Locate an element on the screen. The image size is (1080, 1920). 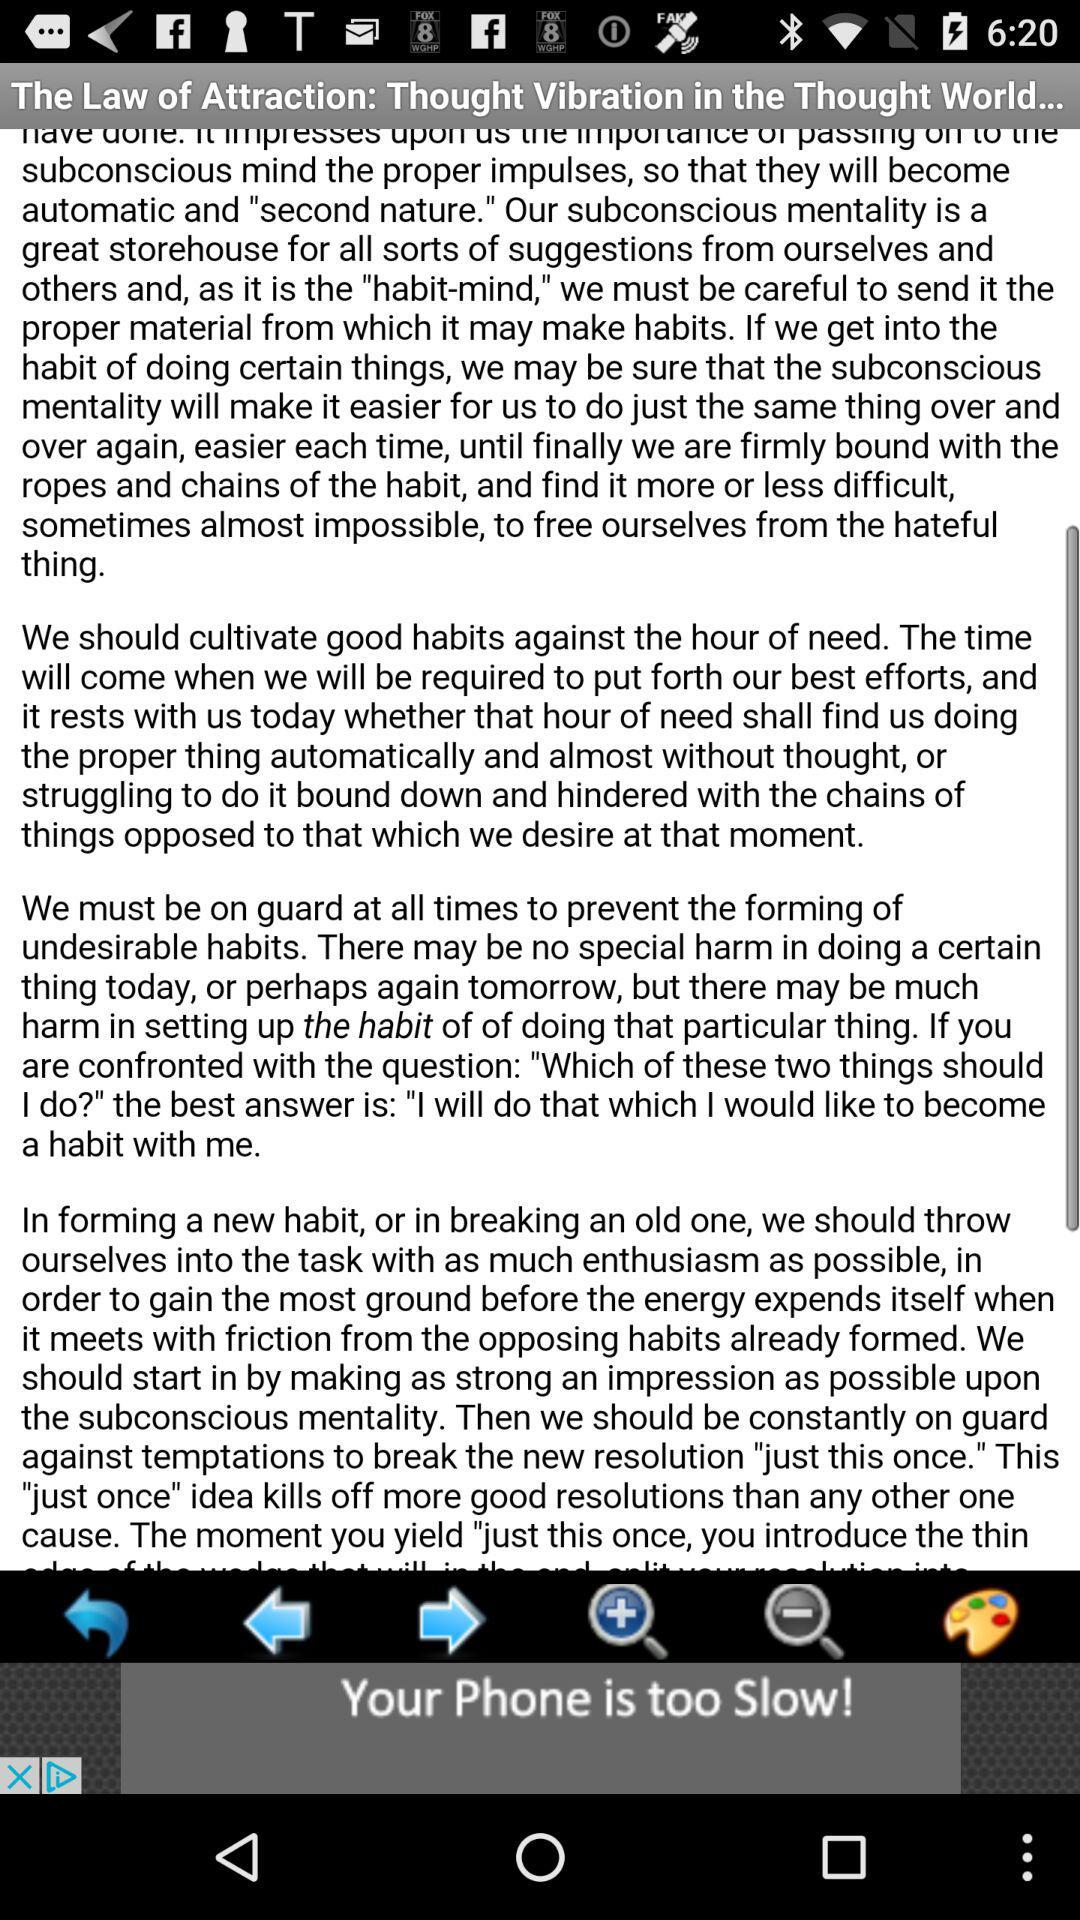
go back is located at coordinates (98, 1621).